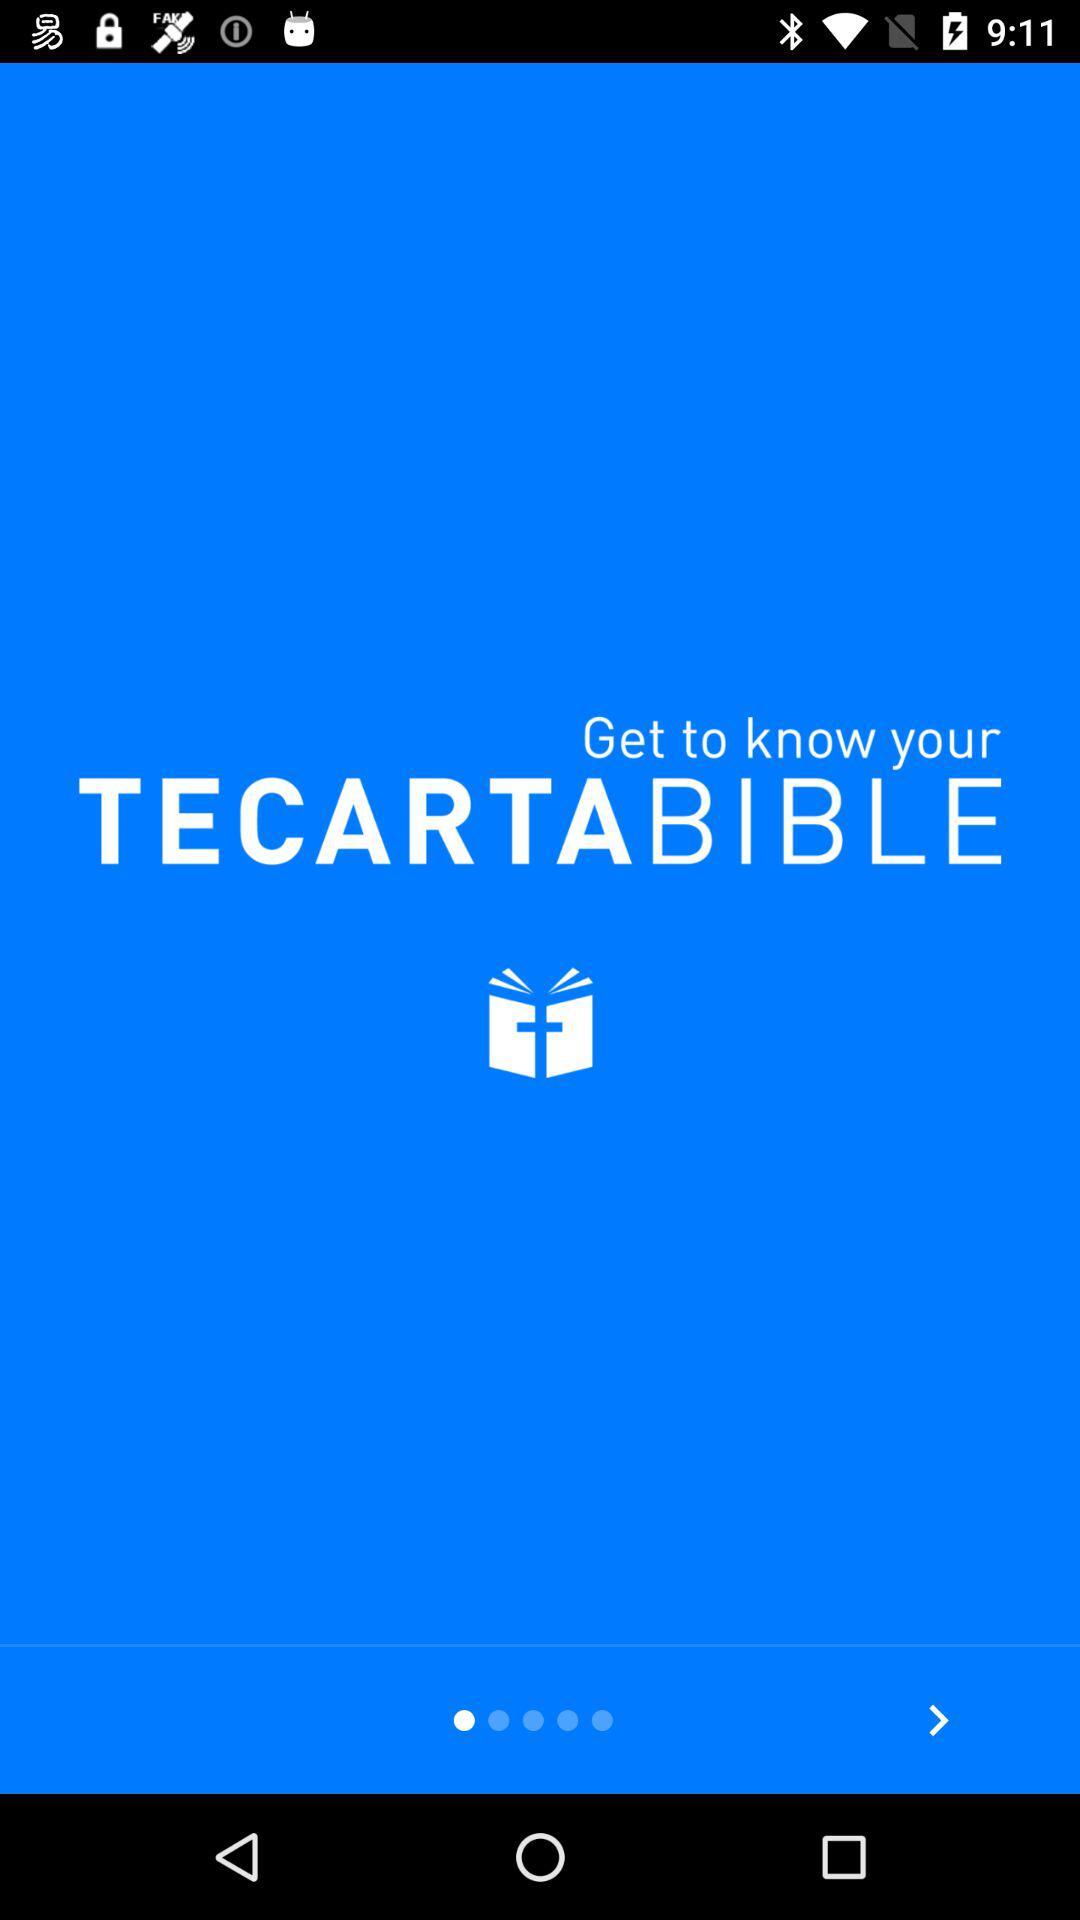 The width and height of the screenshot is (1080, 1920). Describe the element at coordinates (938, 1719) in the screenshot. I see `forward` at that location.